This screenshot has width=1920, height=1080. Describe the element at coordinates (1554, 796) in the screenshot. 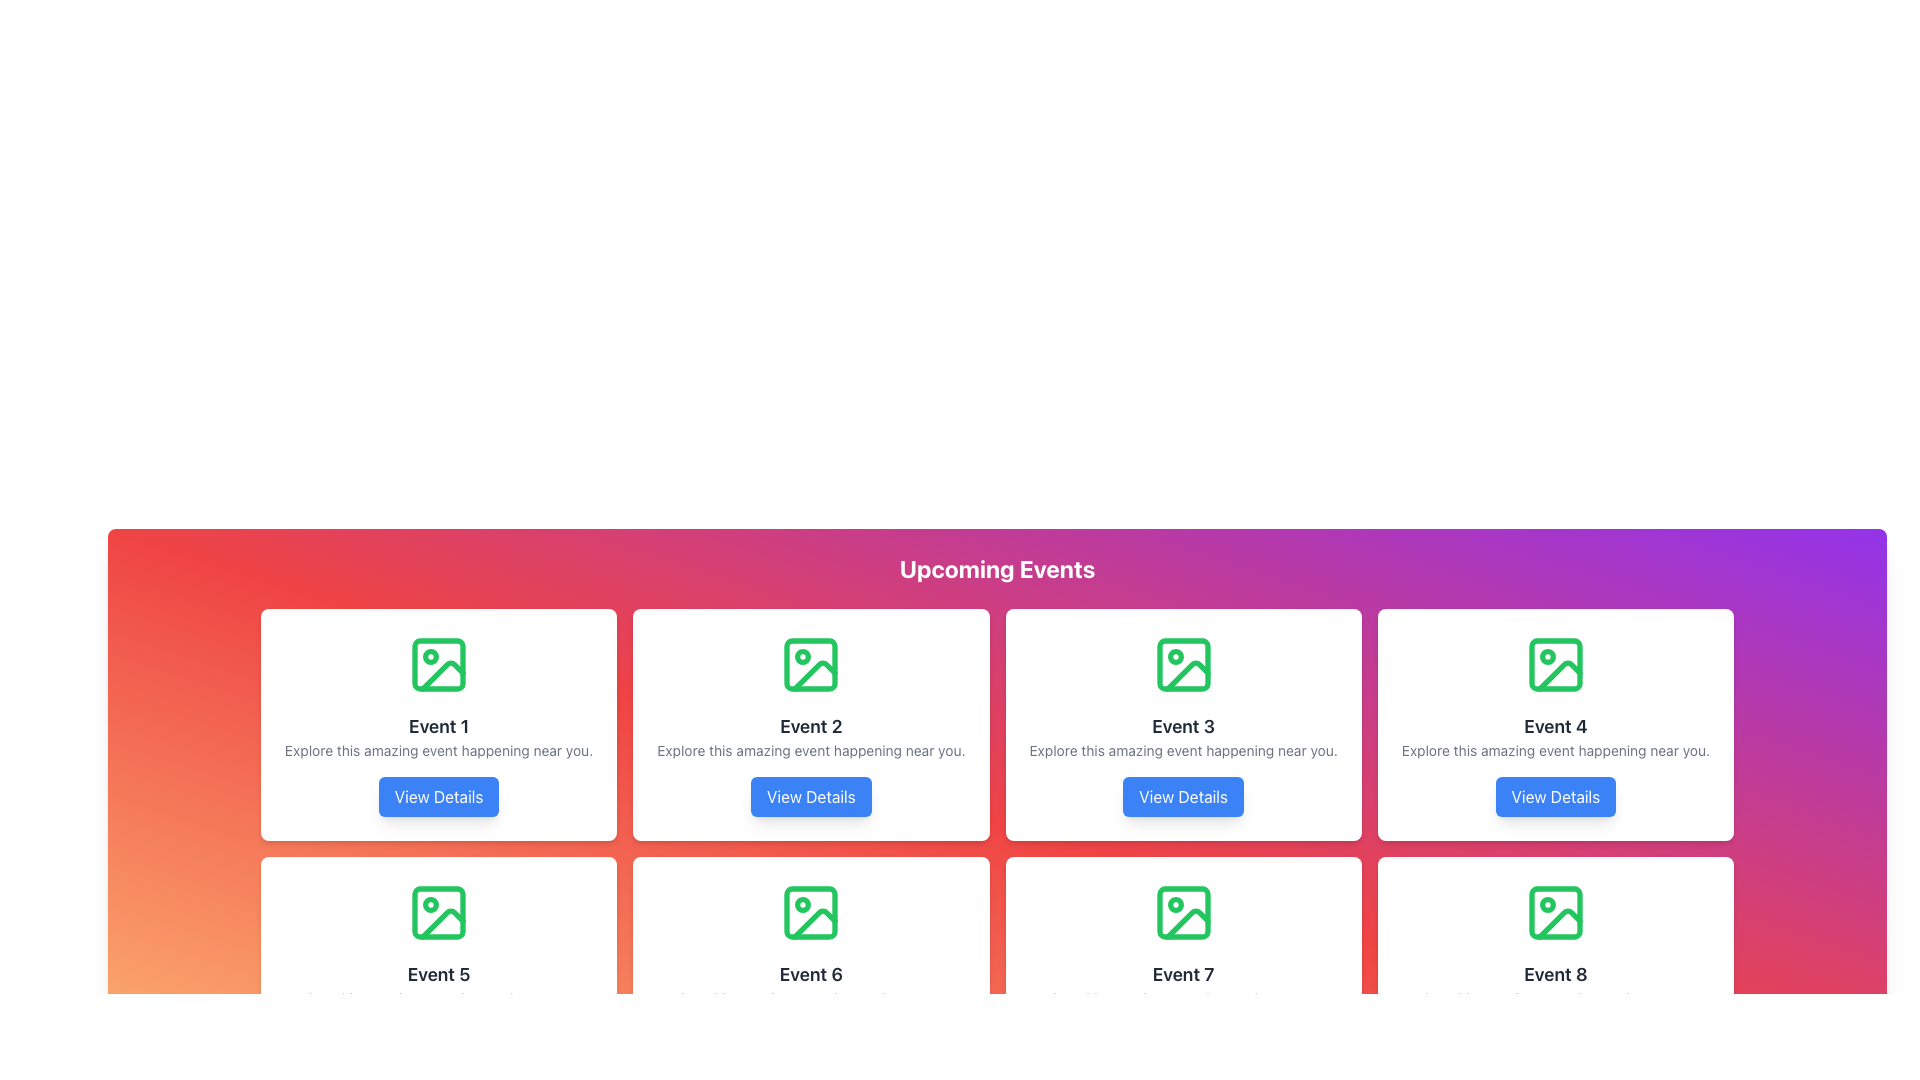

I see `the call-to-action button located in the fourth card of the event grid, positioned below the title 'Event 4'` at that location.